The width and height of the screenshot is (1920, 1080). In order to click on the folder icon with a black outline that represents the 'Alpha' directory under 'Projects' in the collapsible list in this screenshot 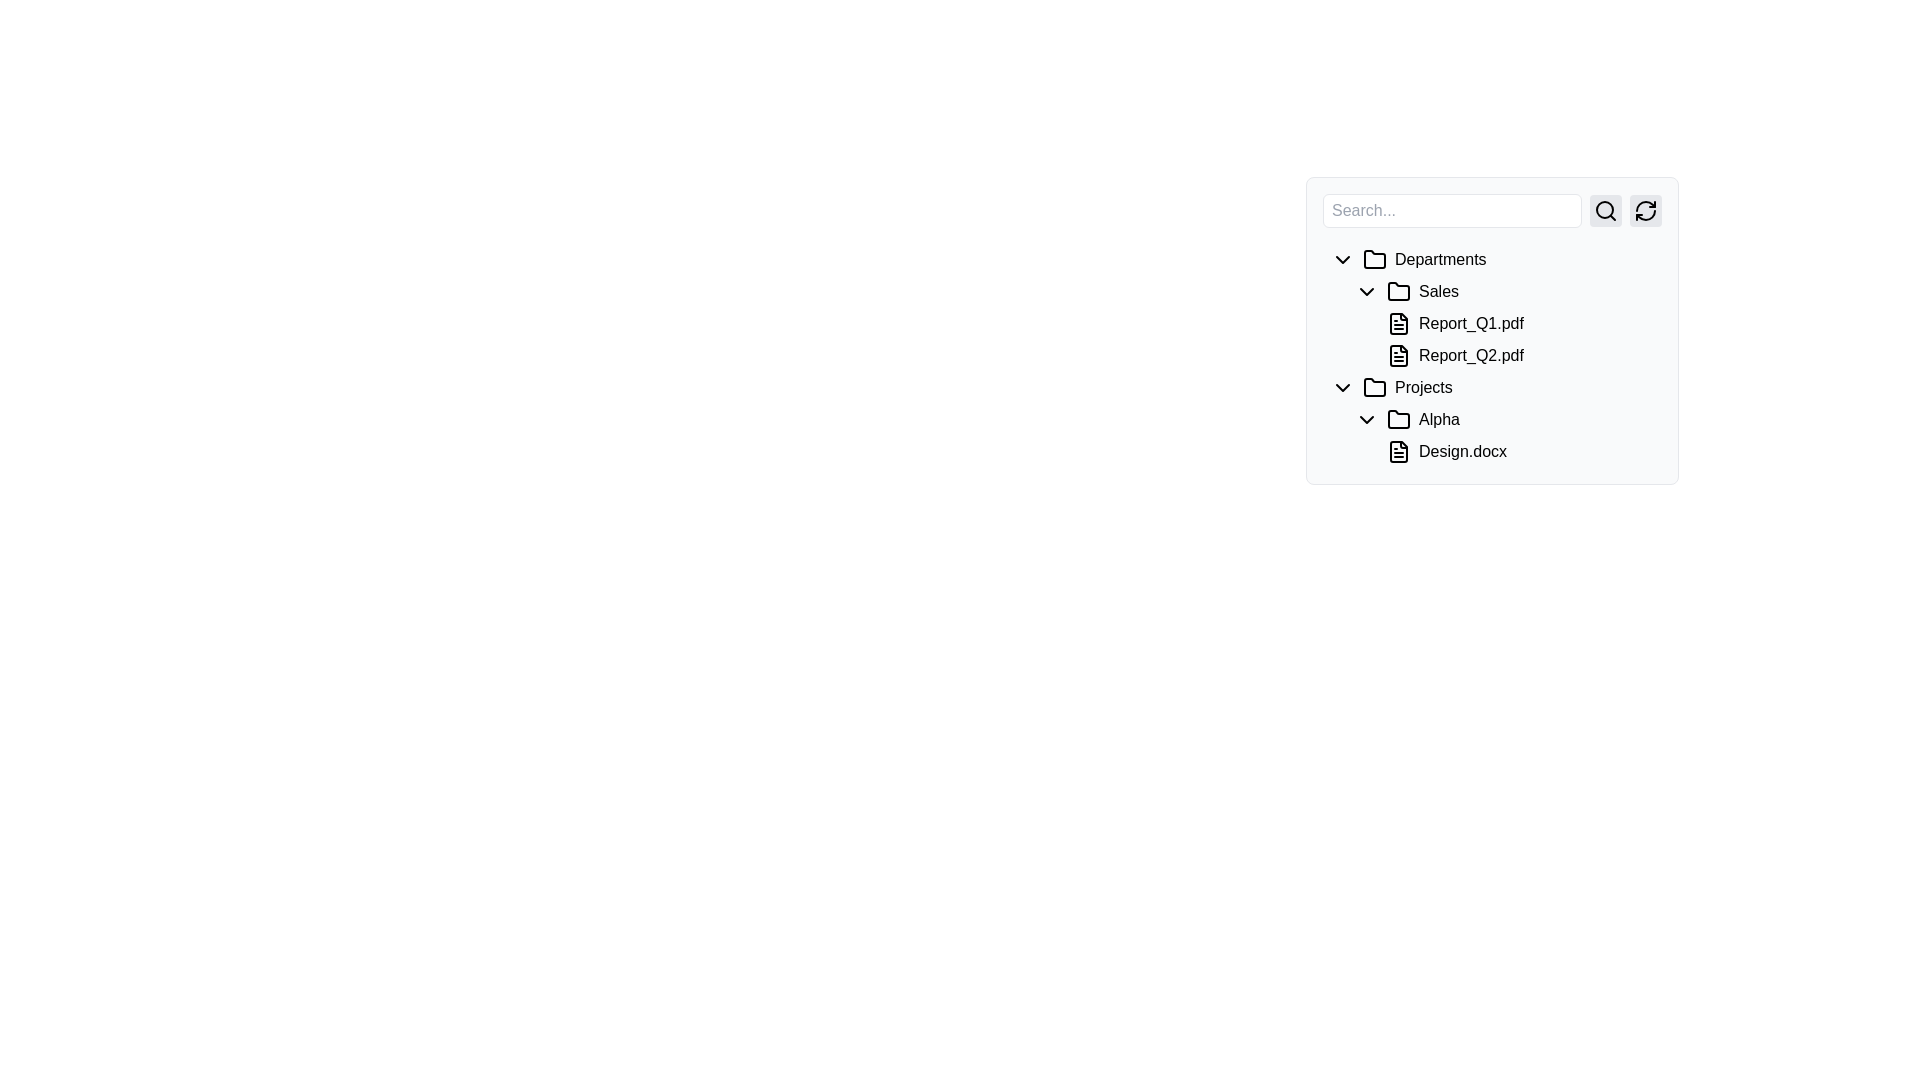, I will do `click(1401, 419)`.